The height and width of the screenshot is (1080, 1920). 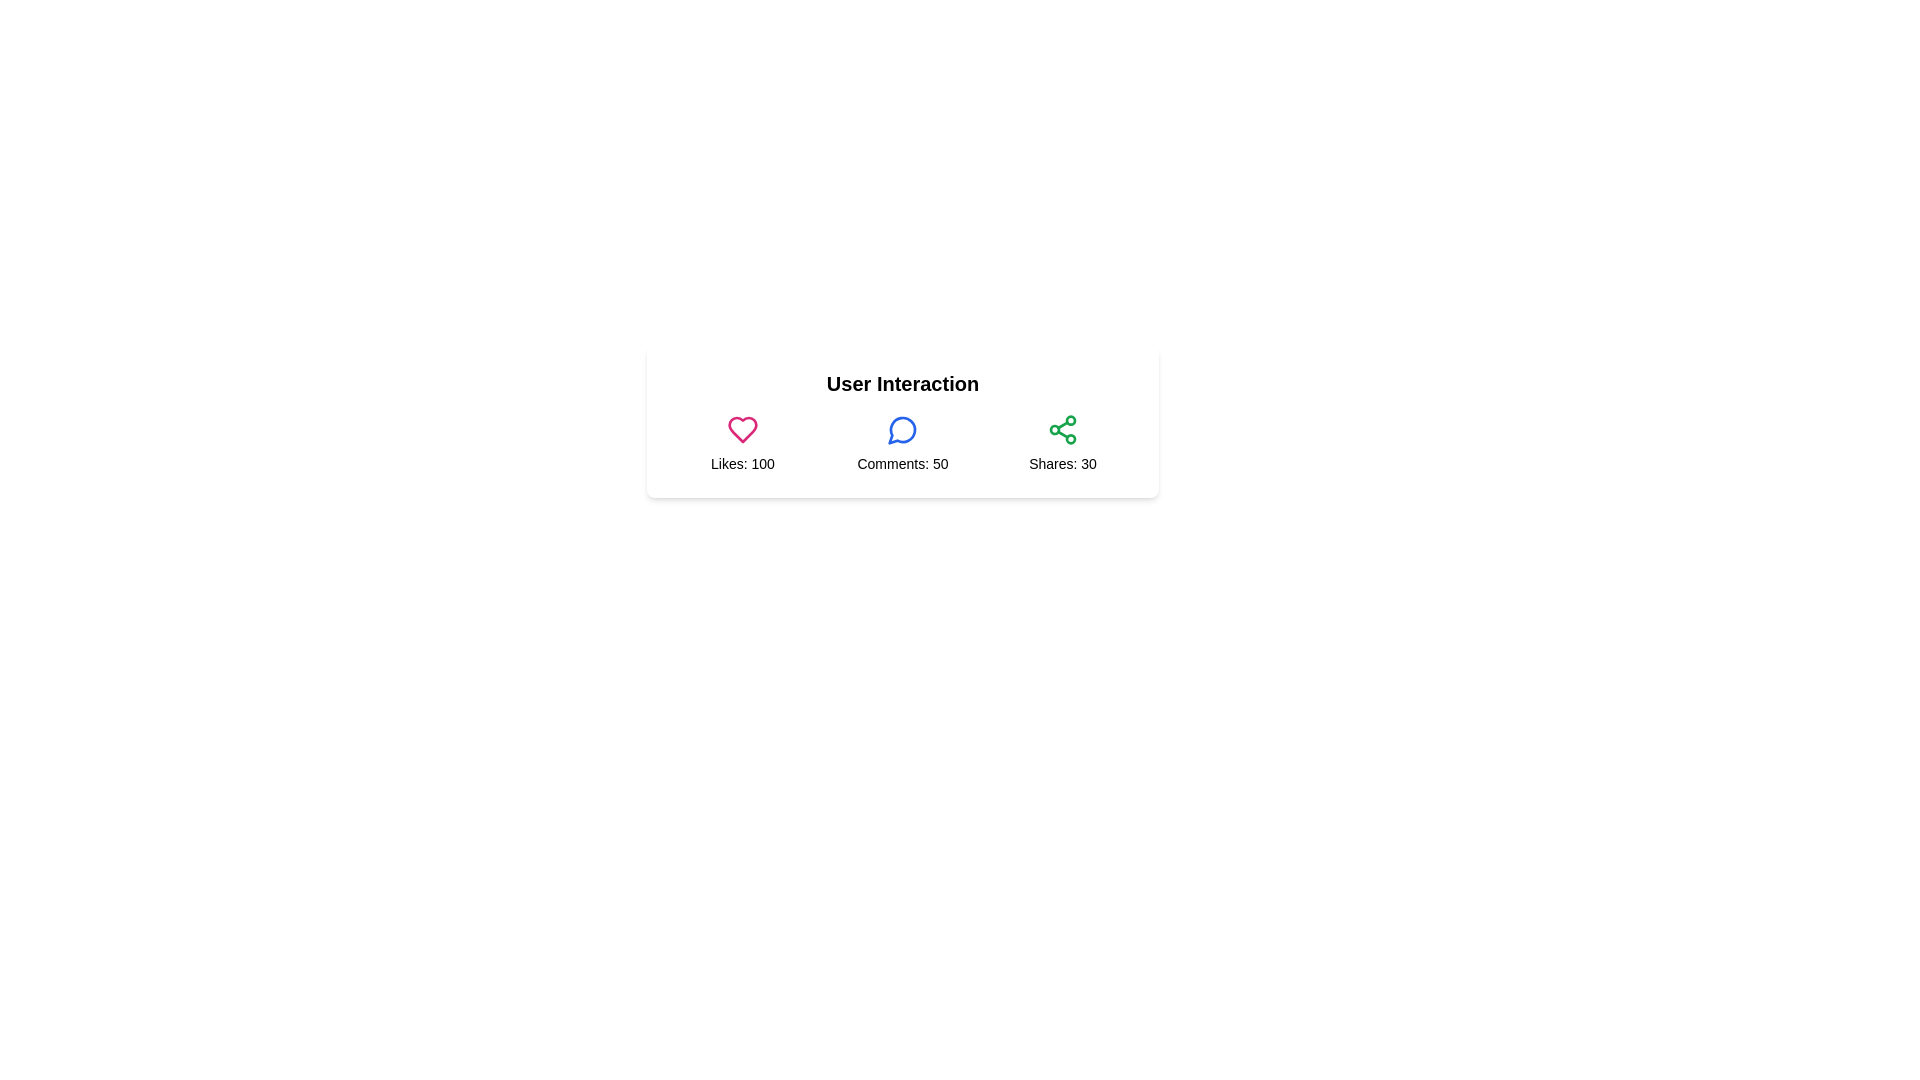 I want to click on the text 'Likes: 100' of the Interactive display unit featuring a pink heart icon, located at the leftmost position in the 'User Interaction' section, so click(x=742, y=442).